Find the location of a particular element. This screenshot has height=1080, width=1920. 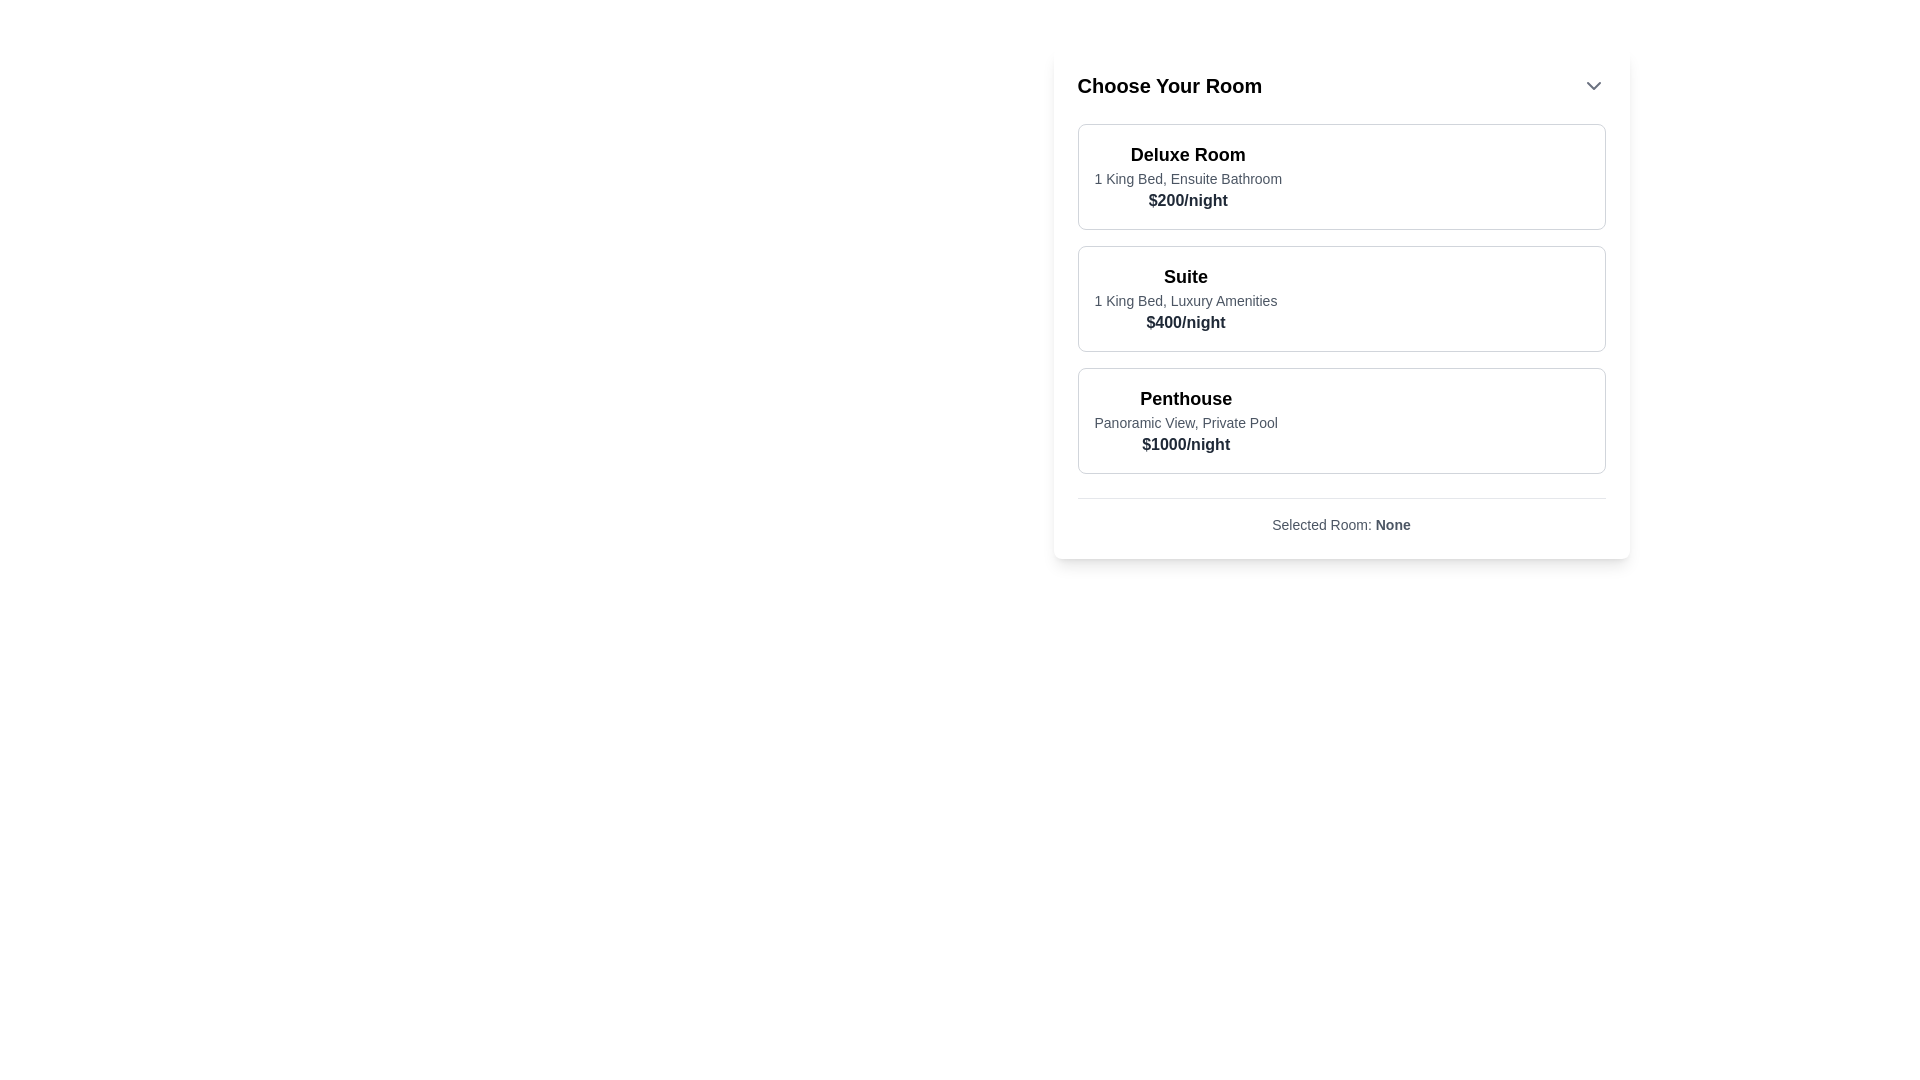

the Text label that displays the currently selected room to change its value, which is initially set to 'None' is located at coordinates (1341, 515).